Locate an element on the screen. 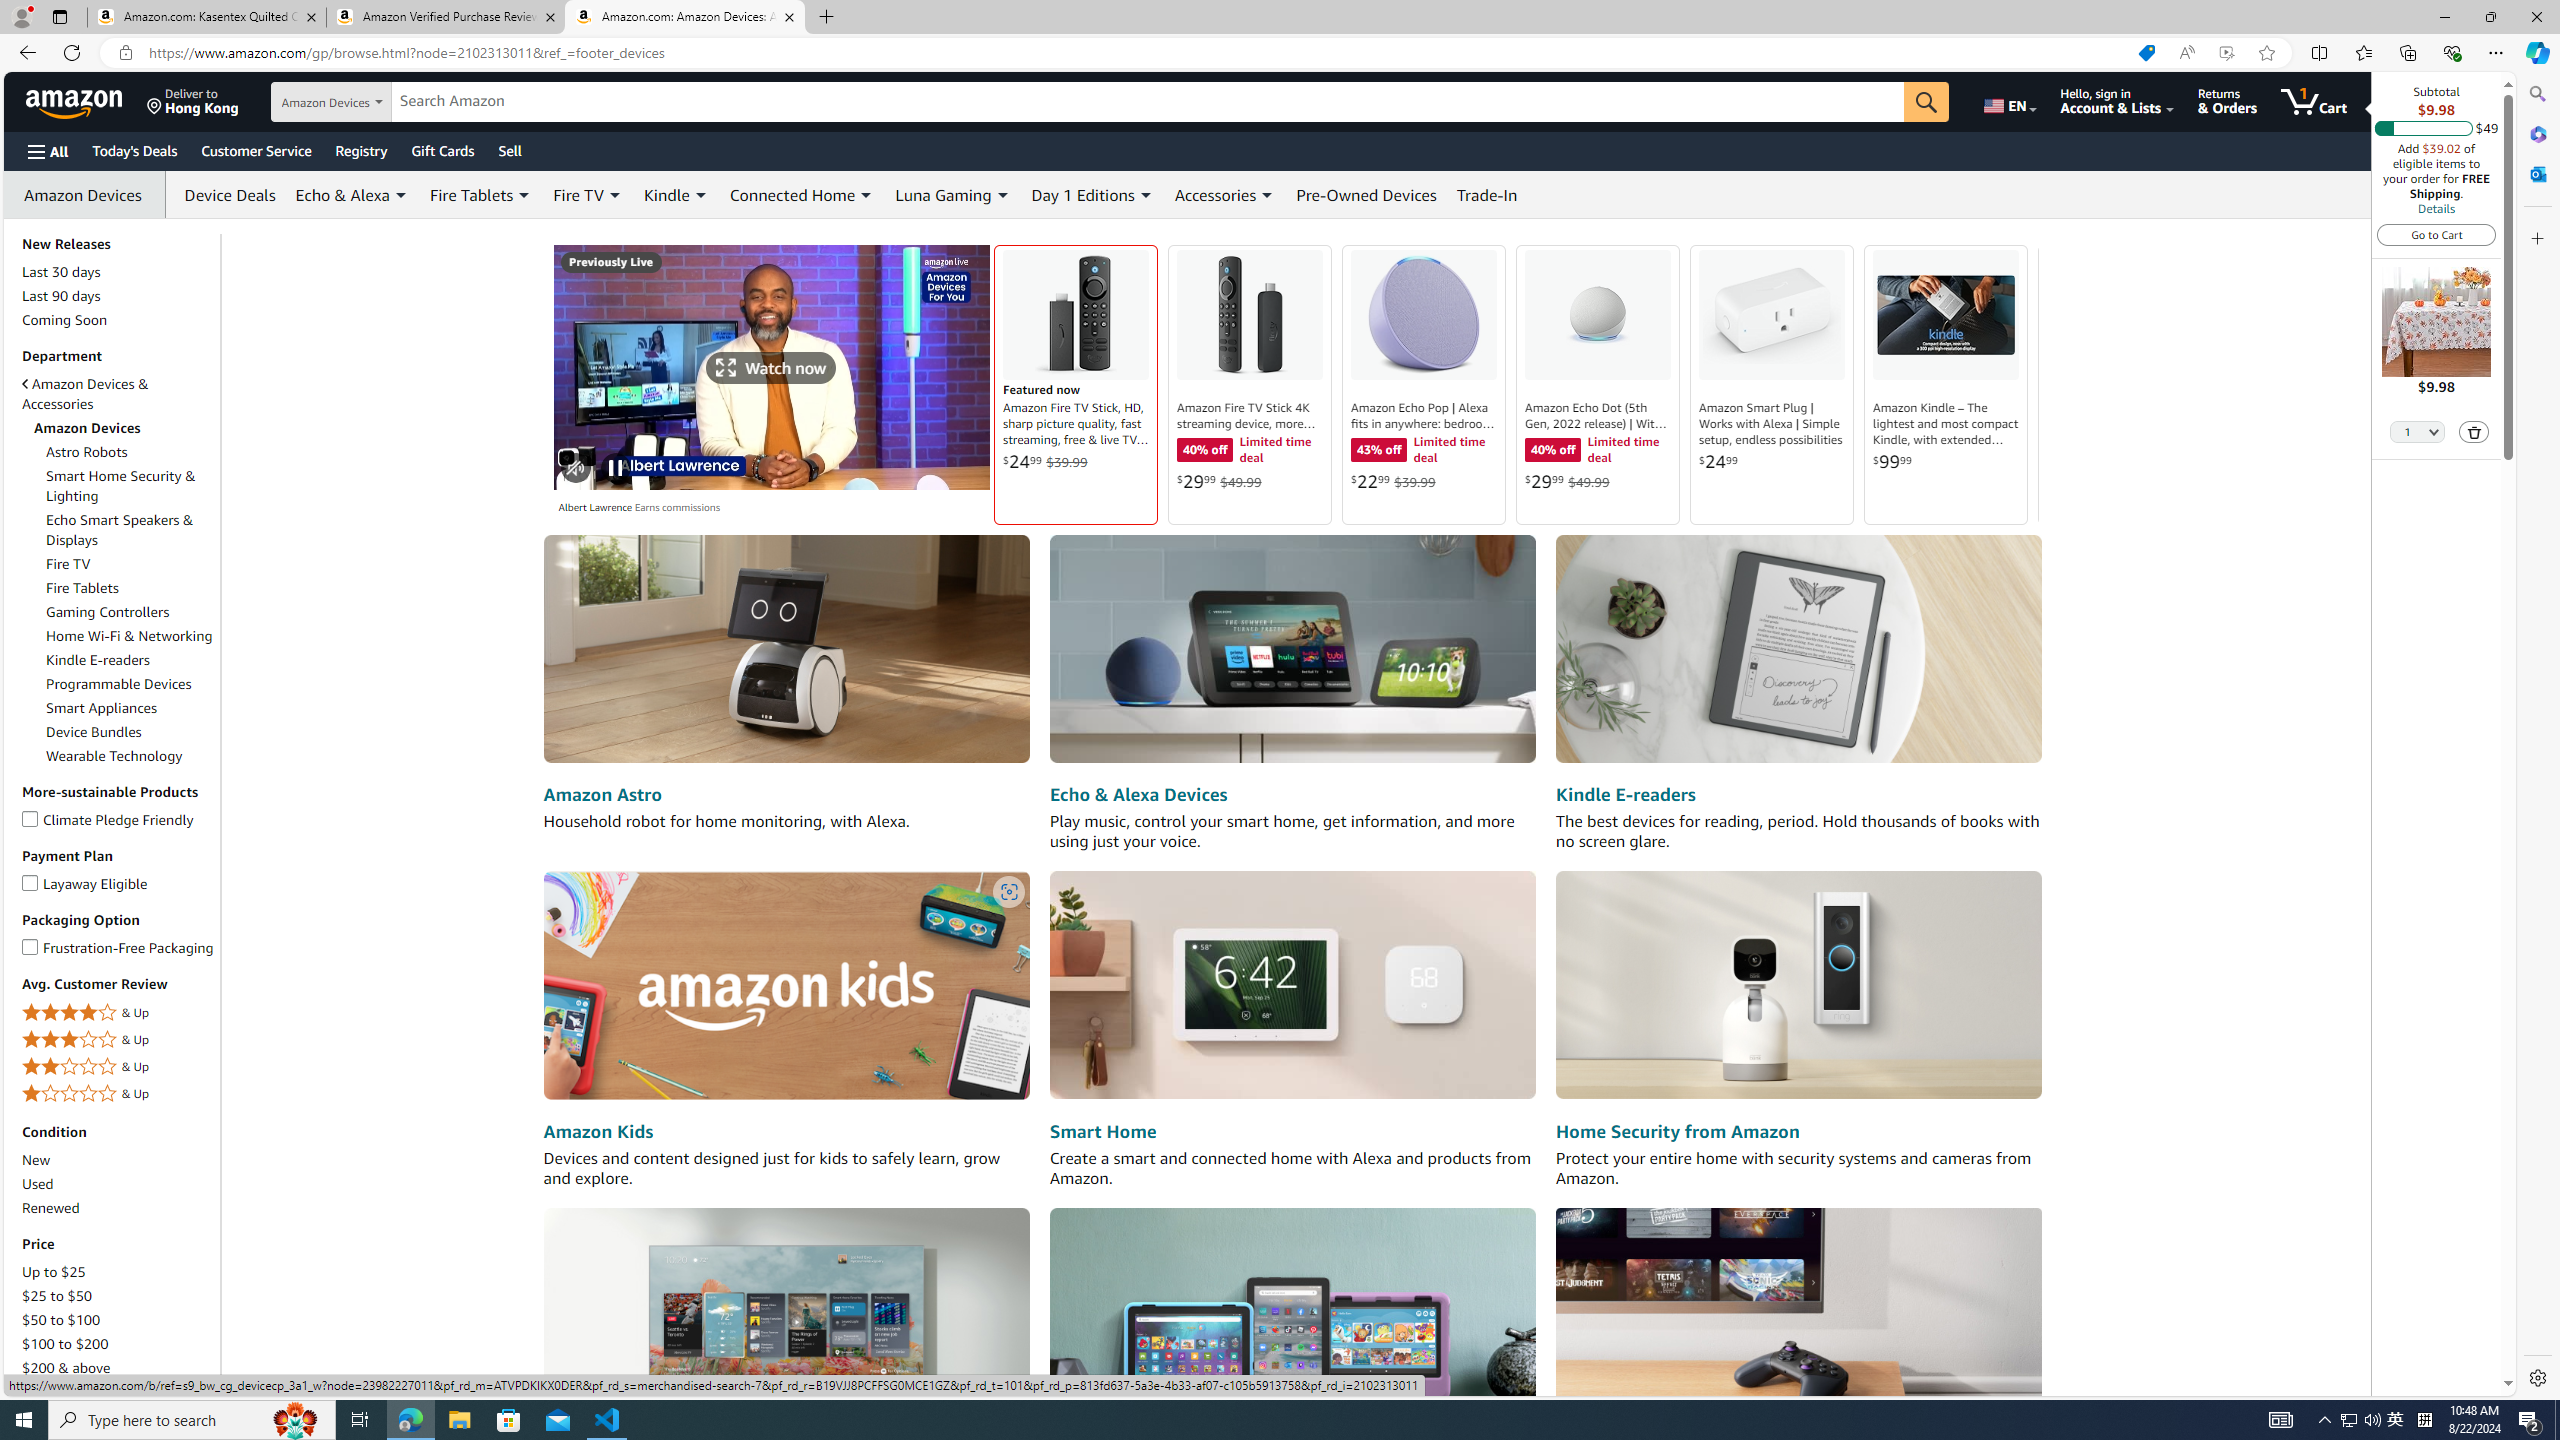  'Layaway Eligible Layaway Eligible' is located at coordinates (85, 882).